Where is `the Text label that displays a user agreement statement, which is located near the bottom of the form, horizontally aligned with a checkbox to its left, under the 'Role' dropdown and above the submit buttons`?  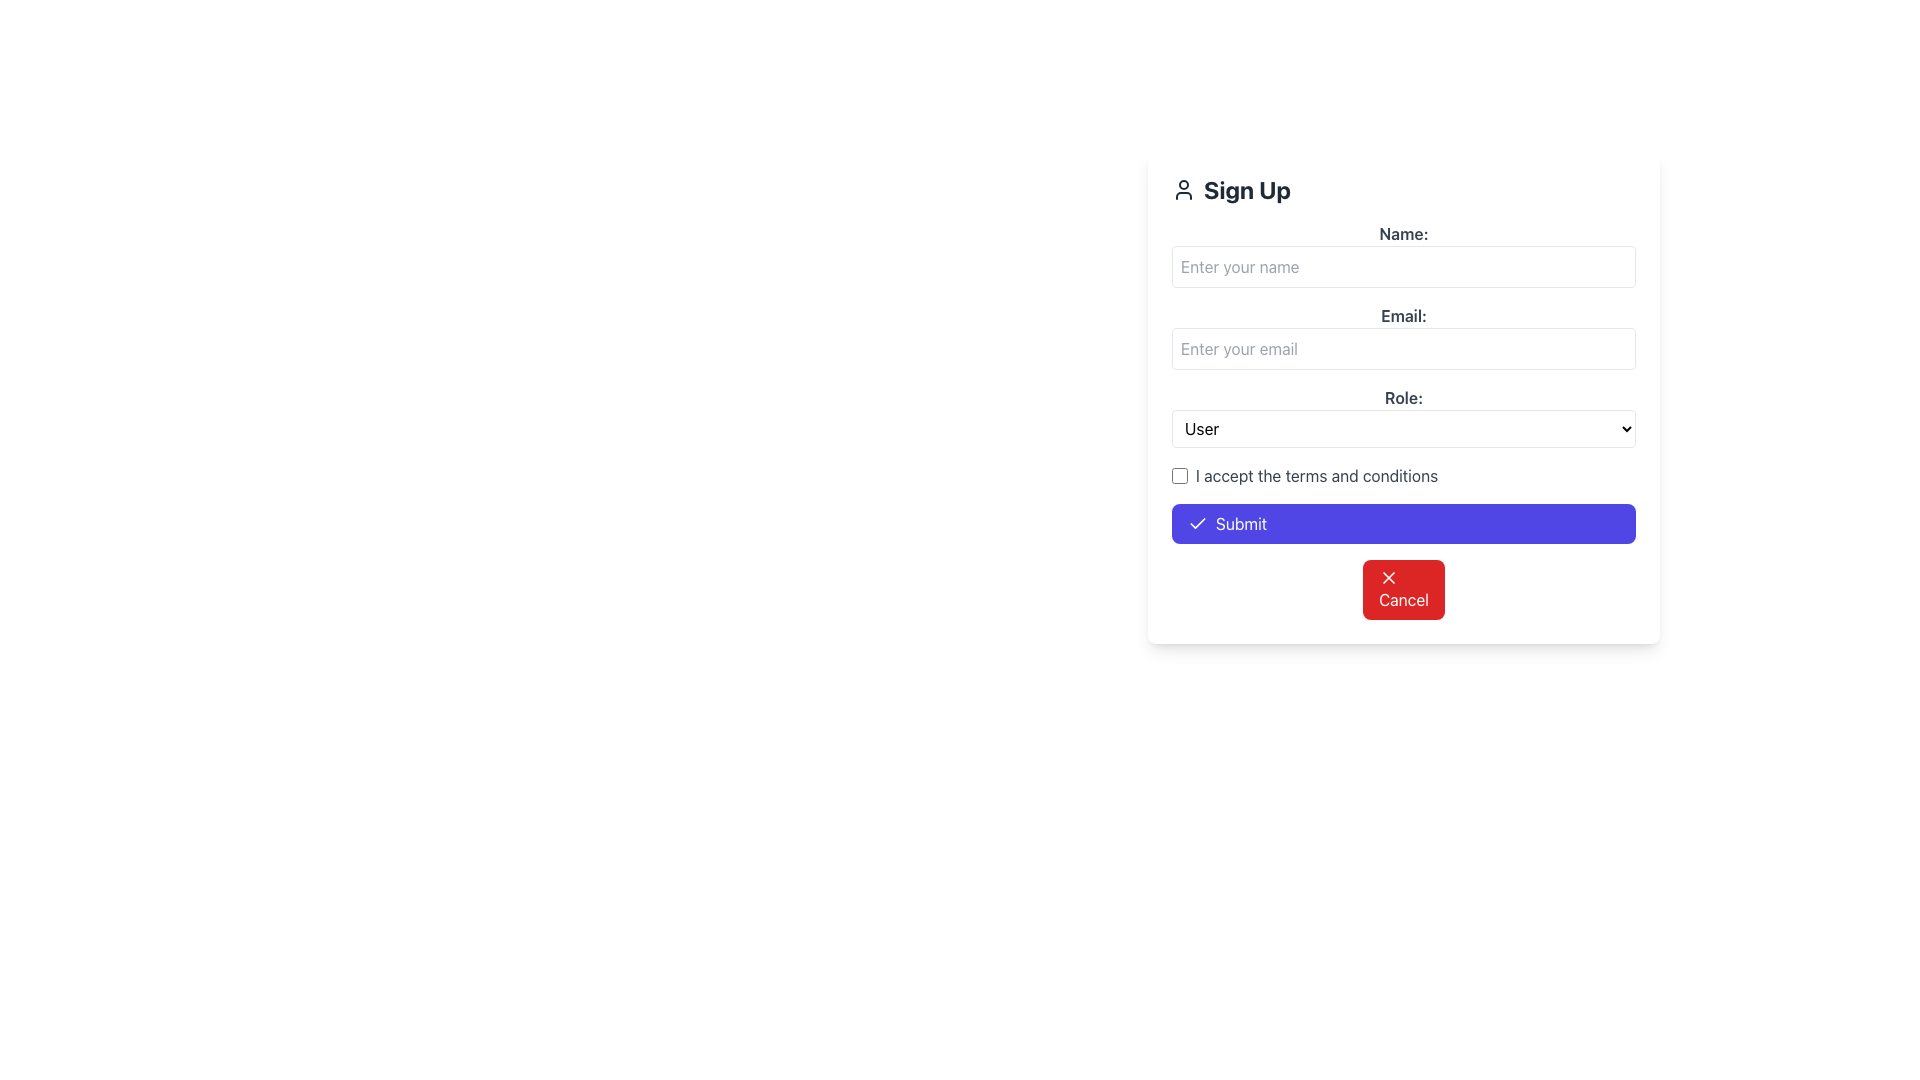
the Text label that displays a user agreement statement, which is located near the bottom of the form, horizontally aligned with a checkbox to its left, under the 'Role' dropdown and above the submit buttons is located at coordinates (1317, 475).